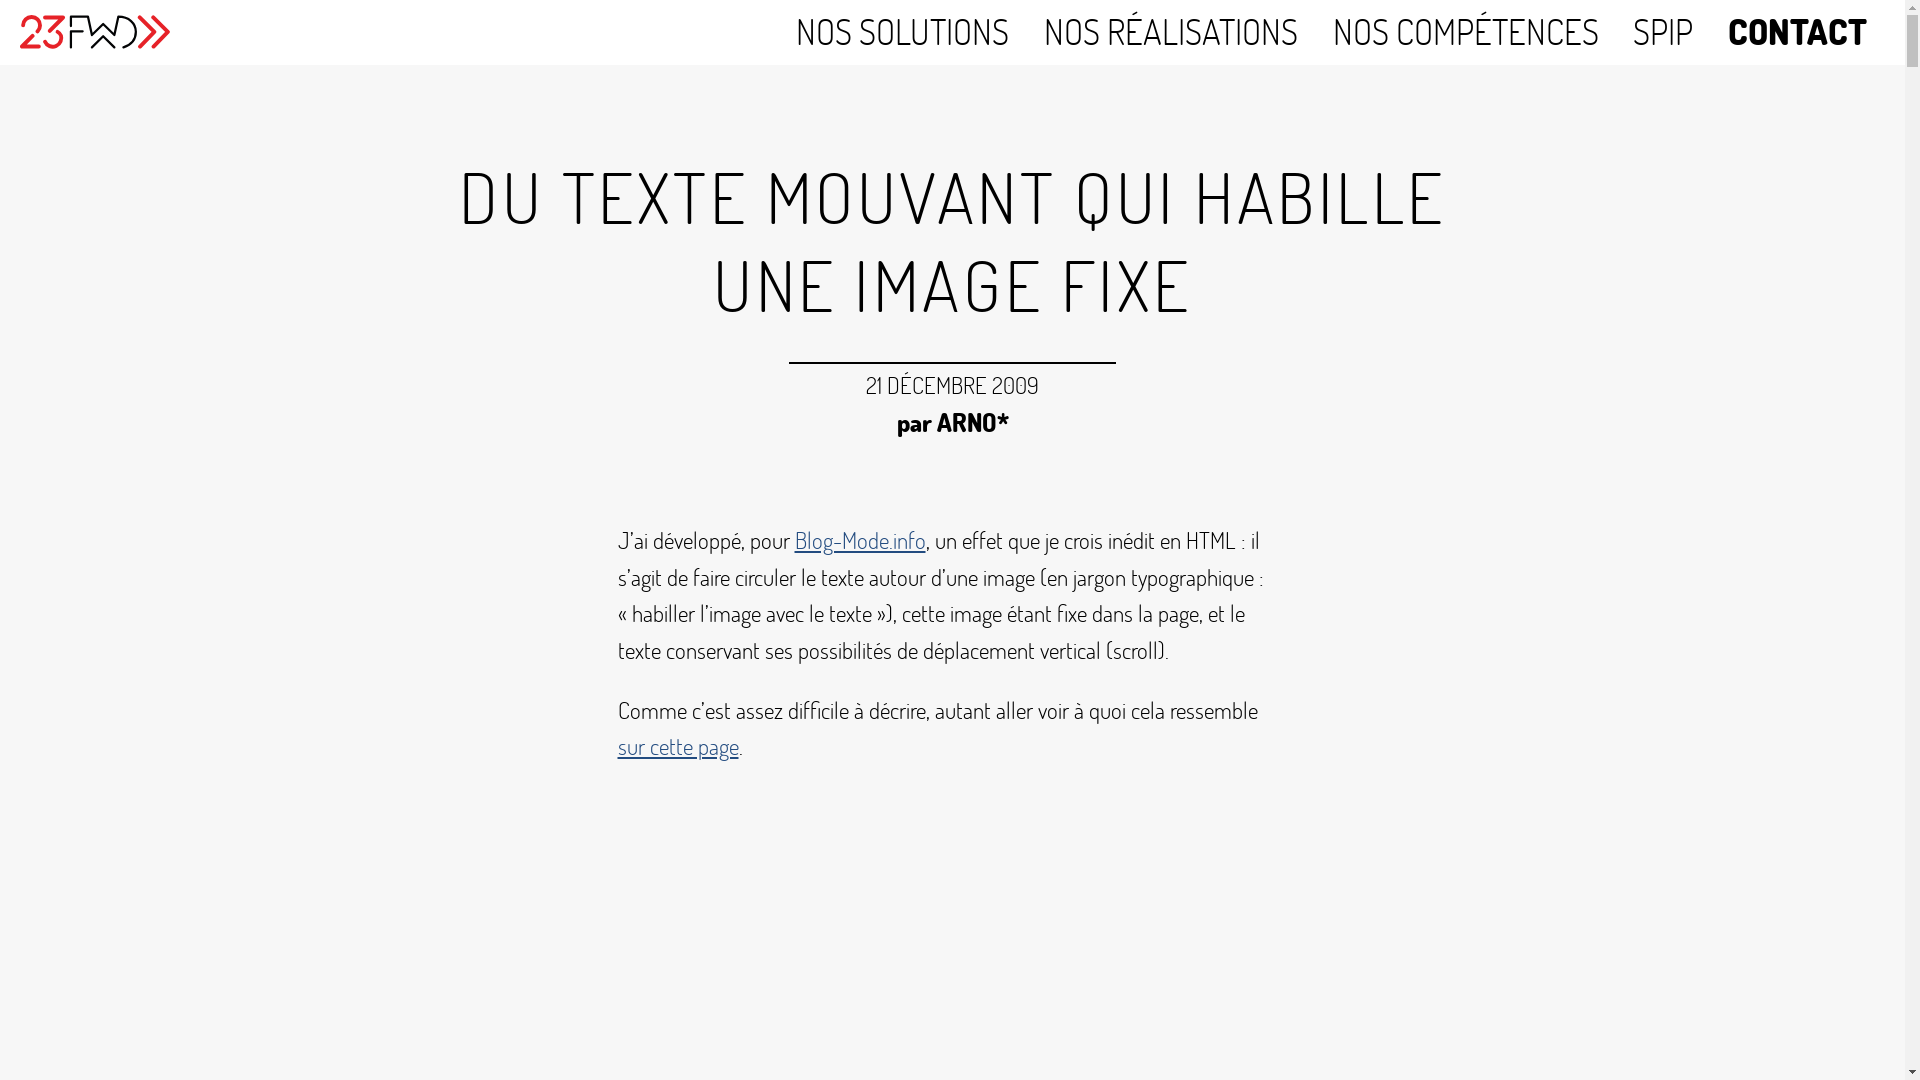 This screenshot has width=1920, height=1080. I want to click on 'Blog-Mode.info', so click(859, 540).